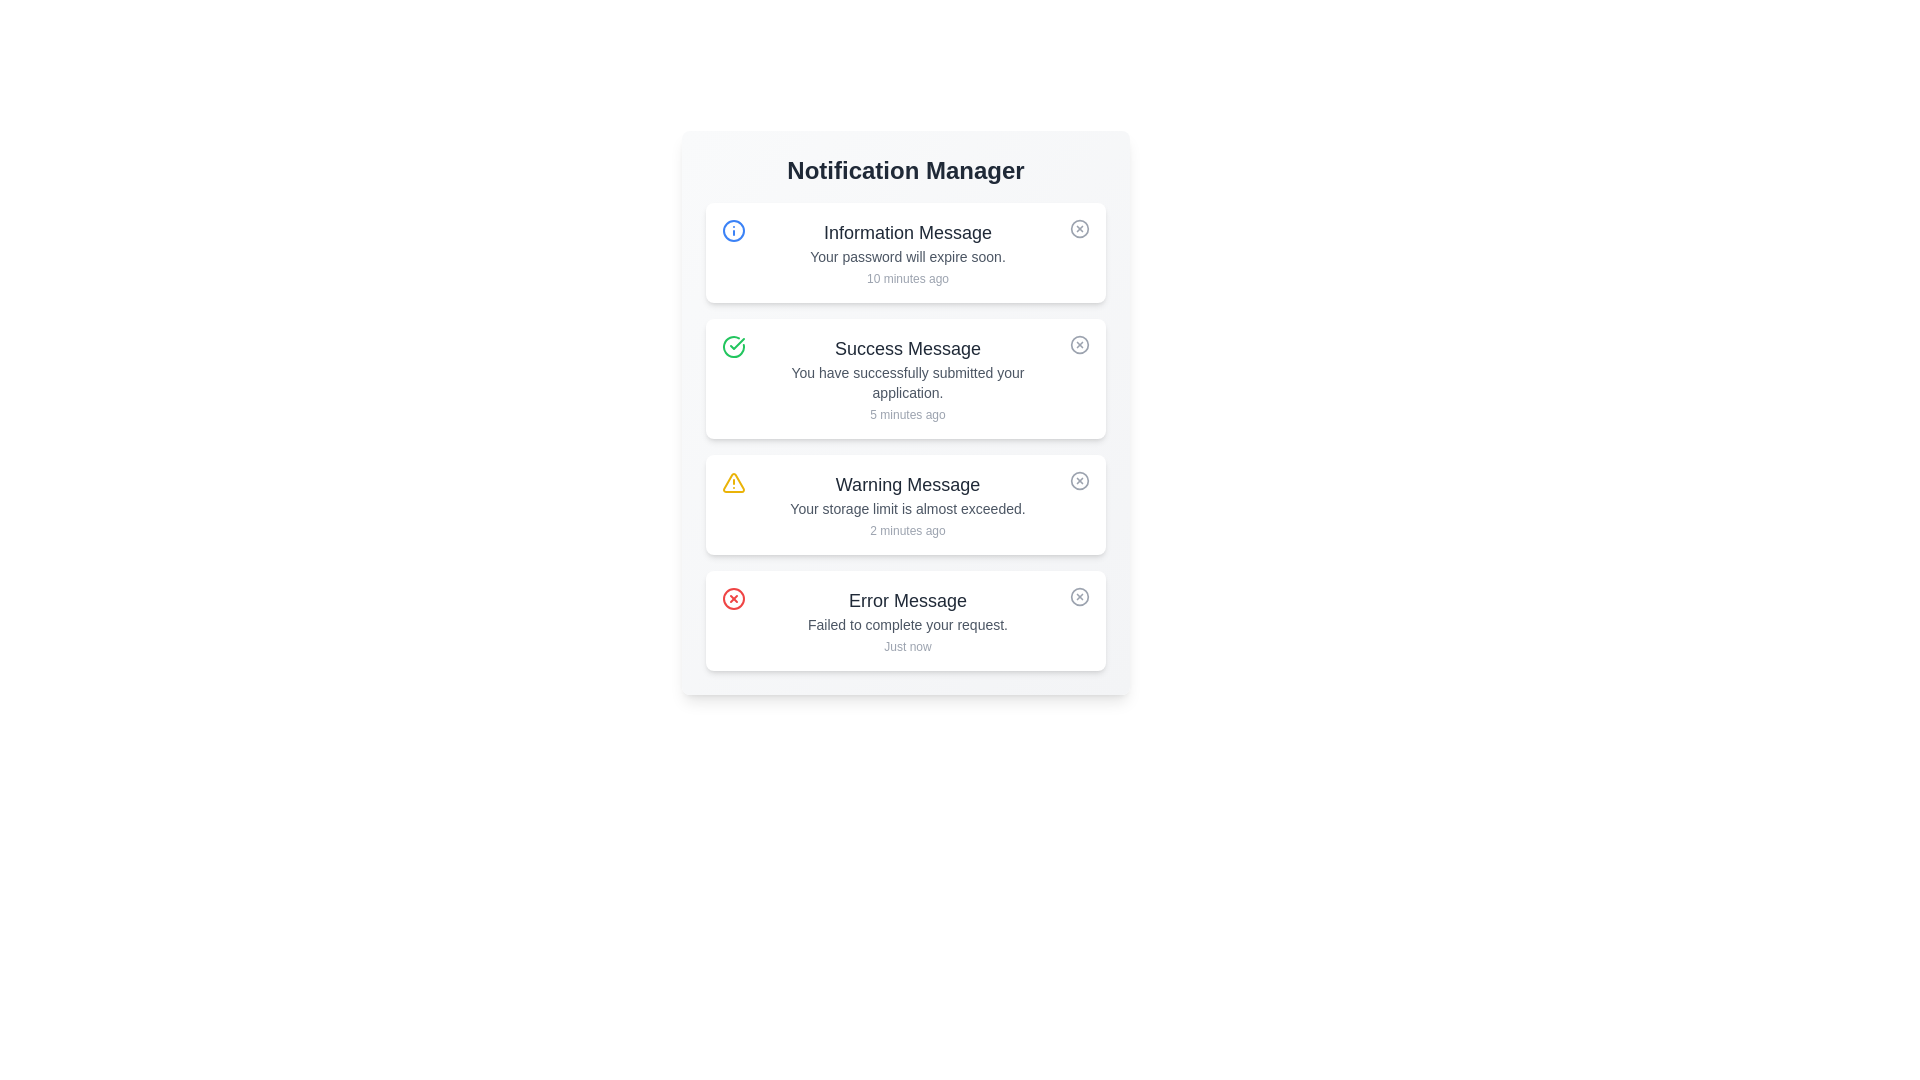 The width and height of the screenshot is (1920, 1080). I want to click on the text label reading '10 minutes ago' which is styled in gray color and located at the bottom of the notification card about expiring passwords, so click(906, 278).